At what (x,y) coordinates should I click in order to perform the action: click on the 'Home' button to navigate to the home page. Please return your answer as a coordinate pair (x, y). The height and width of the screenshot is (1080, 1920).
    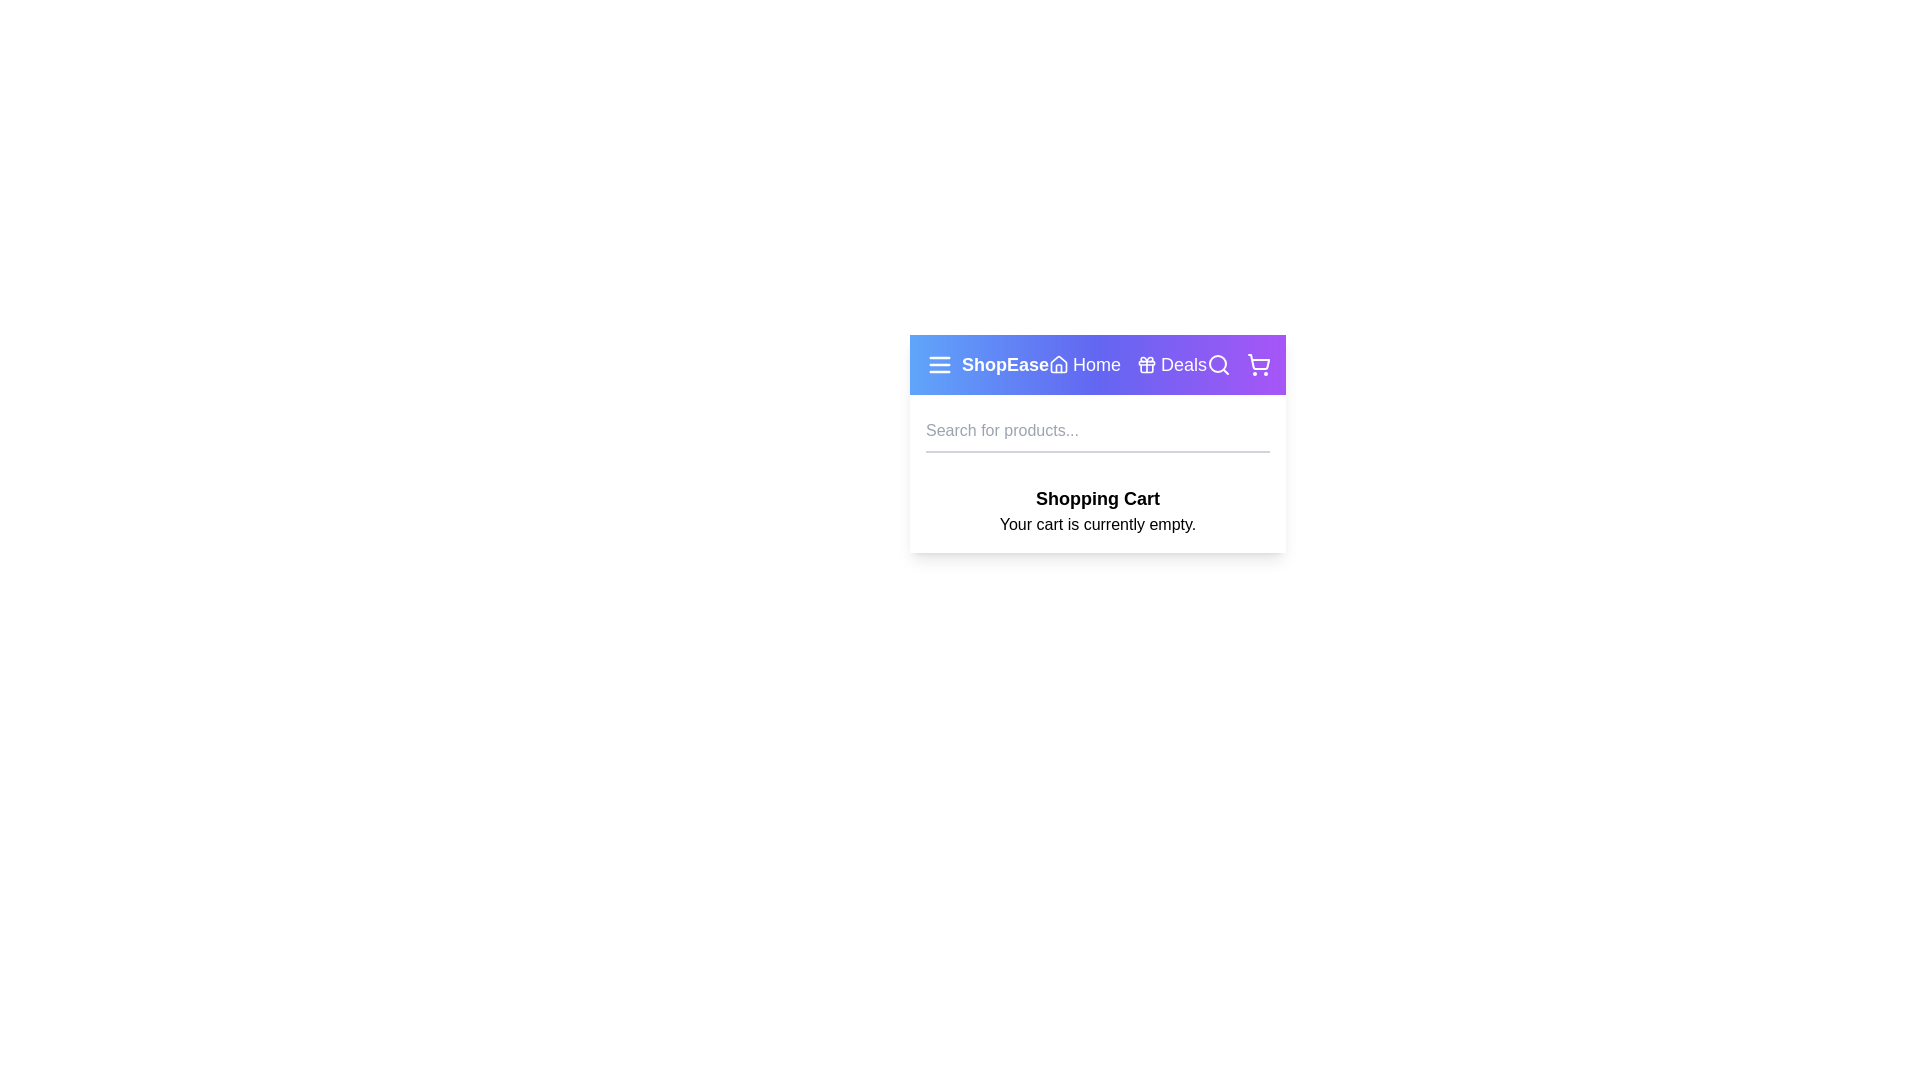
    Looking at the image, I should click on (1083, 365).